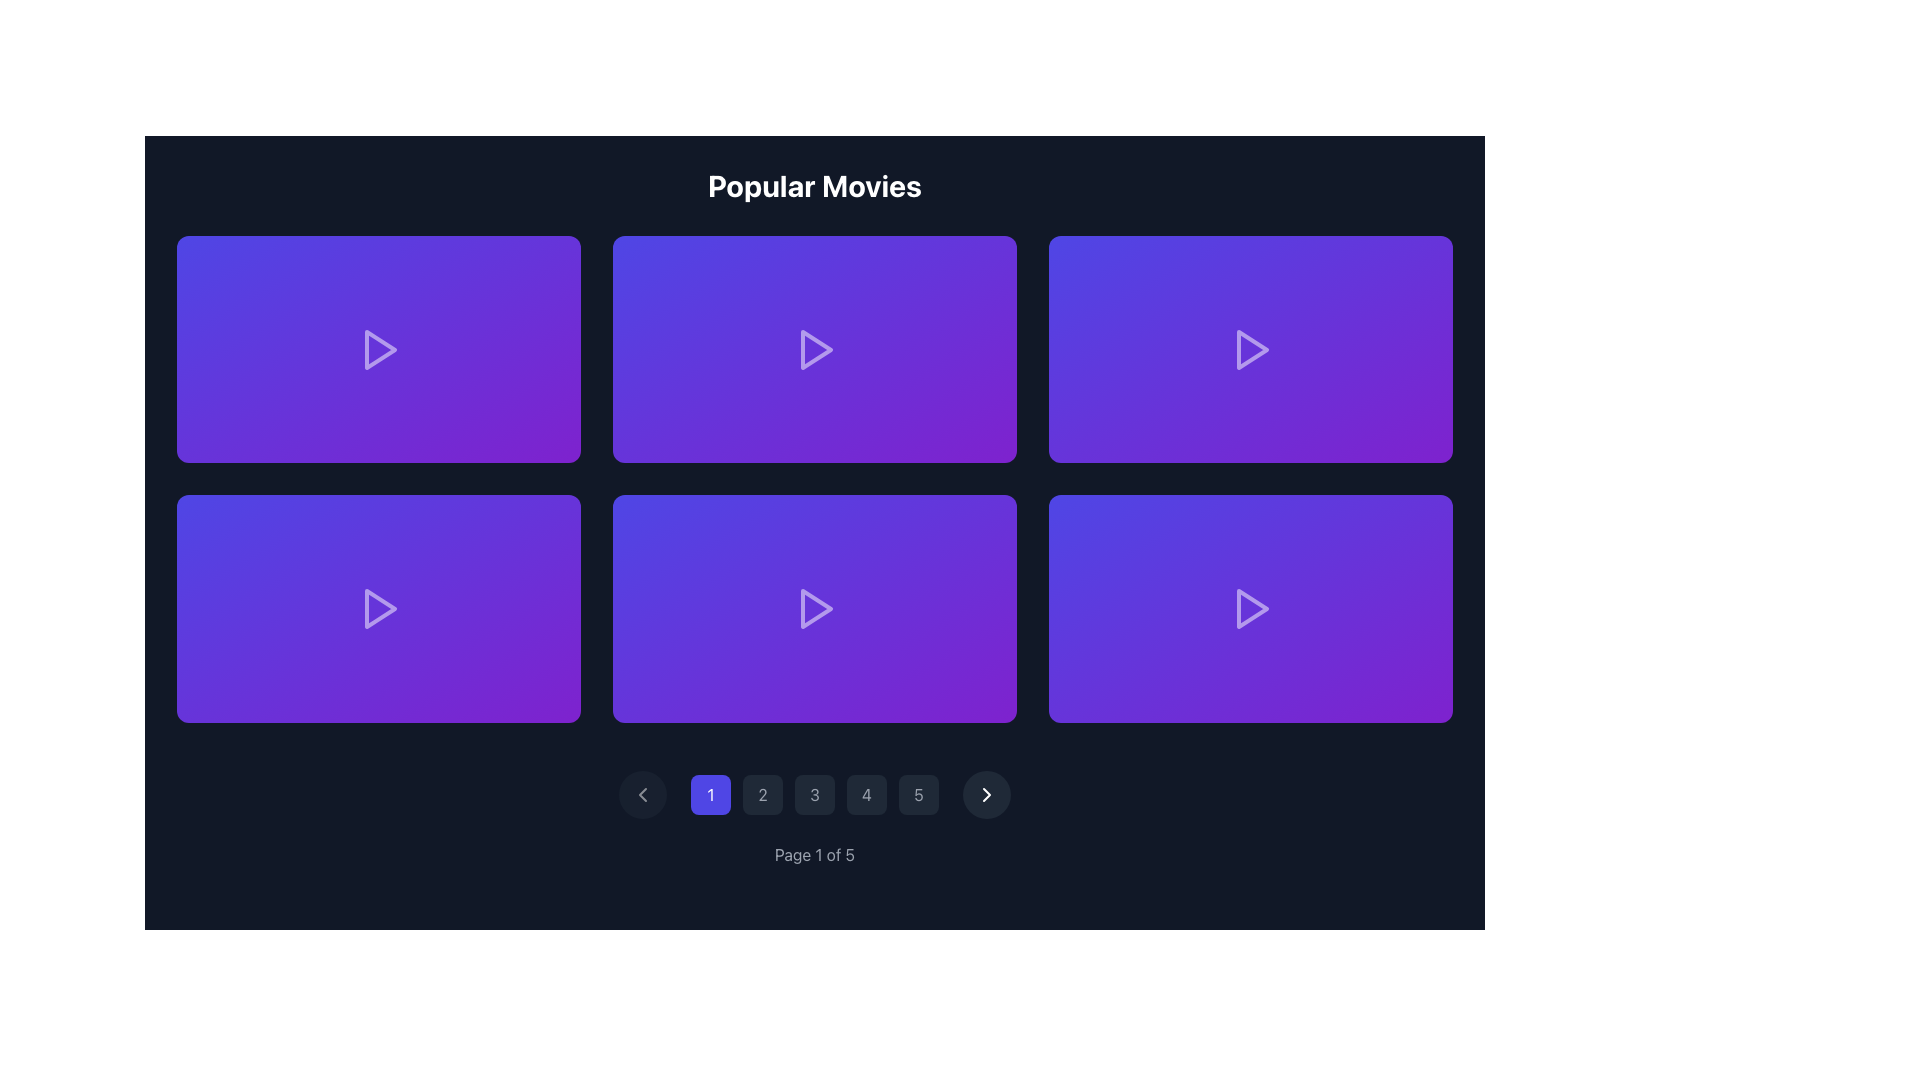 The height and width of the screenshot is (1080, 1920). What do you see at coordinates (815, 347) in the screenshot?
I see `the play icon represented by a triangle on a purple gradient background in the second card of the 'Popular Movies' section` at bounding box center [815, 347].